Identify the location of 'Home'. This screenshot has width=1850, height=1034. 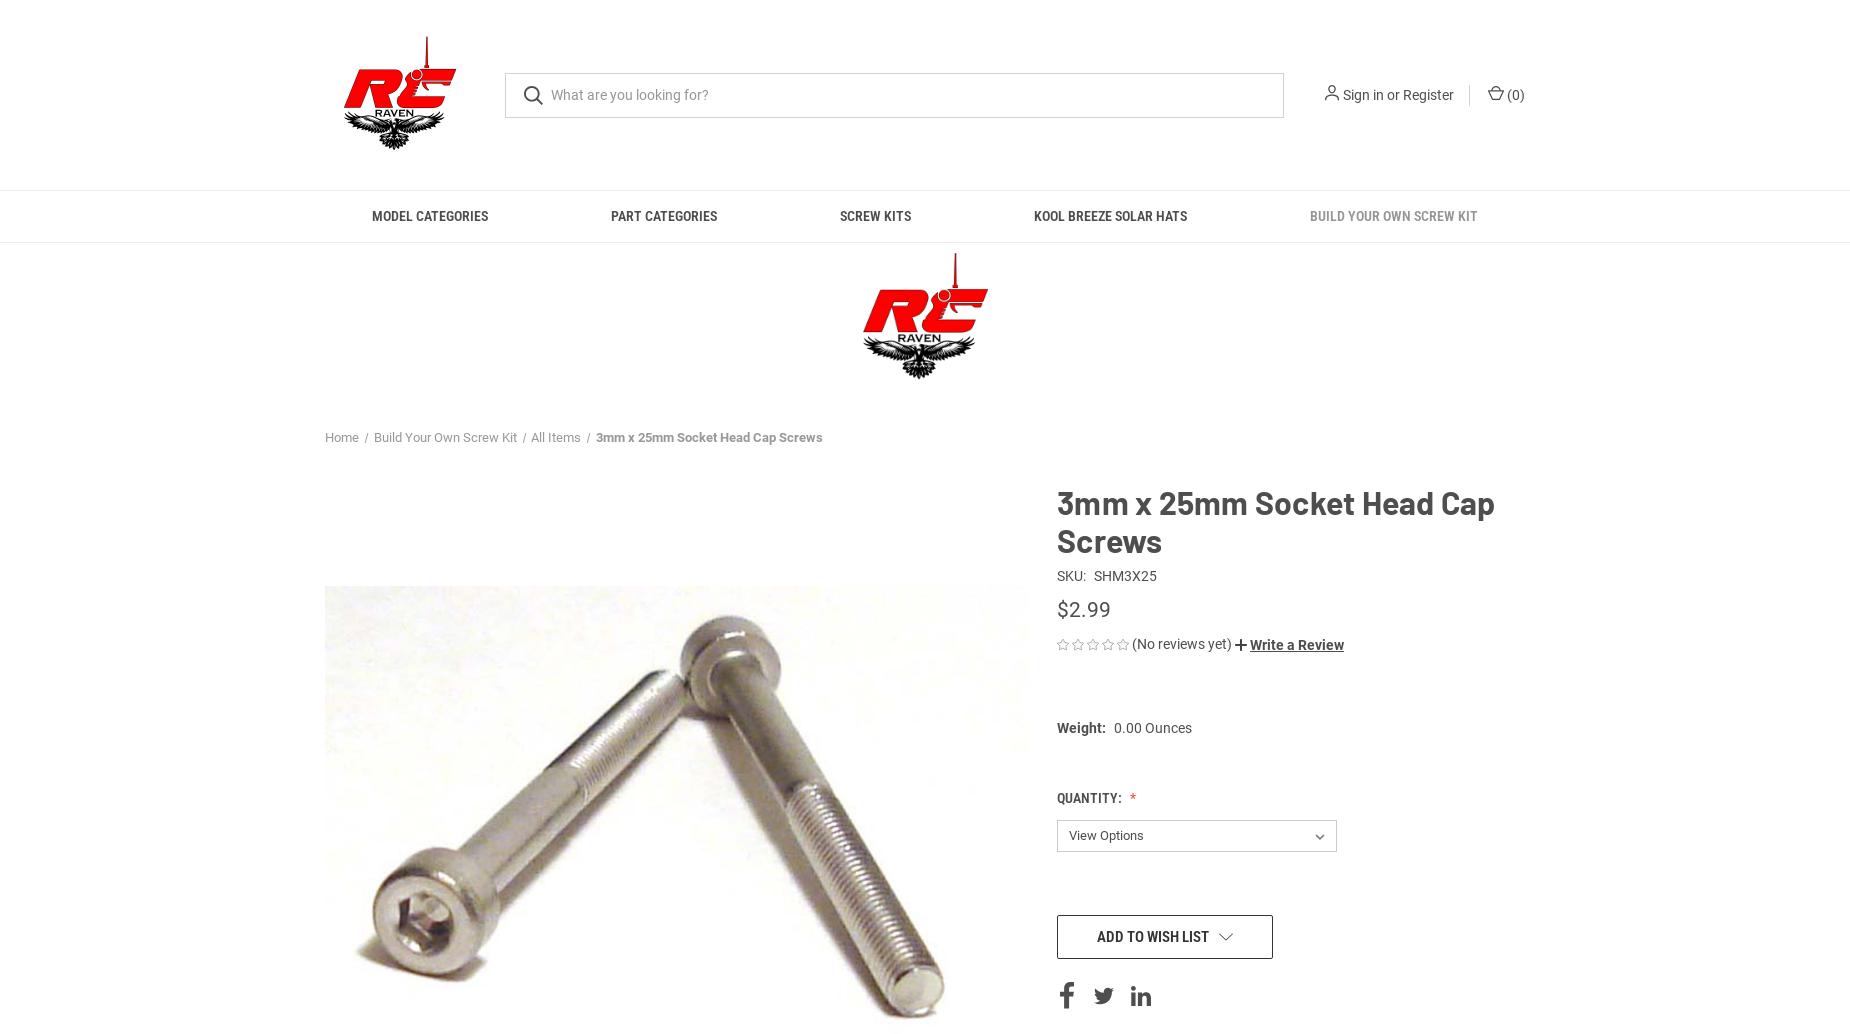
(341, 436).